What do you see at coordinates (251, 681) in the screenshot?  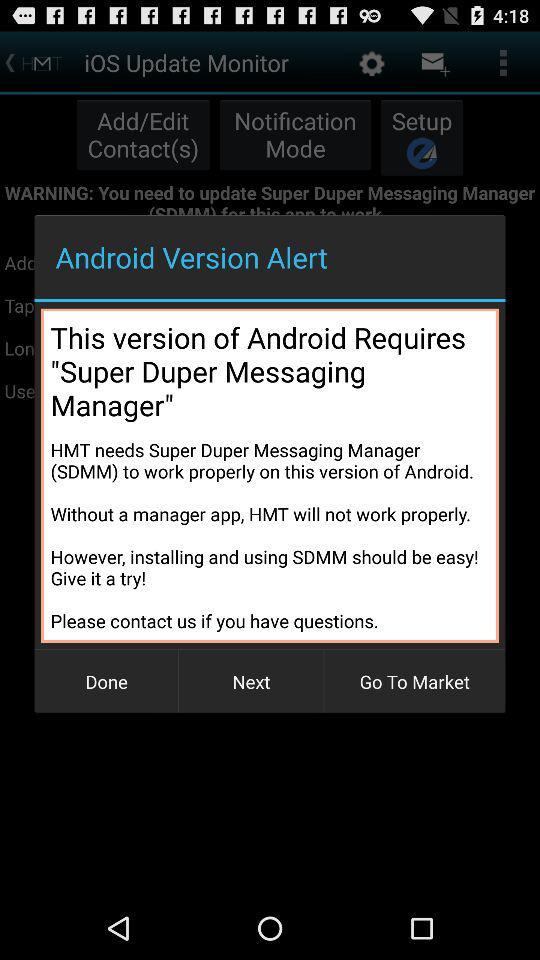 I see `the button to the right of done` at bounding box center [251, 681].